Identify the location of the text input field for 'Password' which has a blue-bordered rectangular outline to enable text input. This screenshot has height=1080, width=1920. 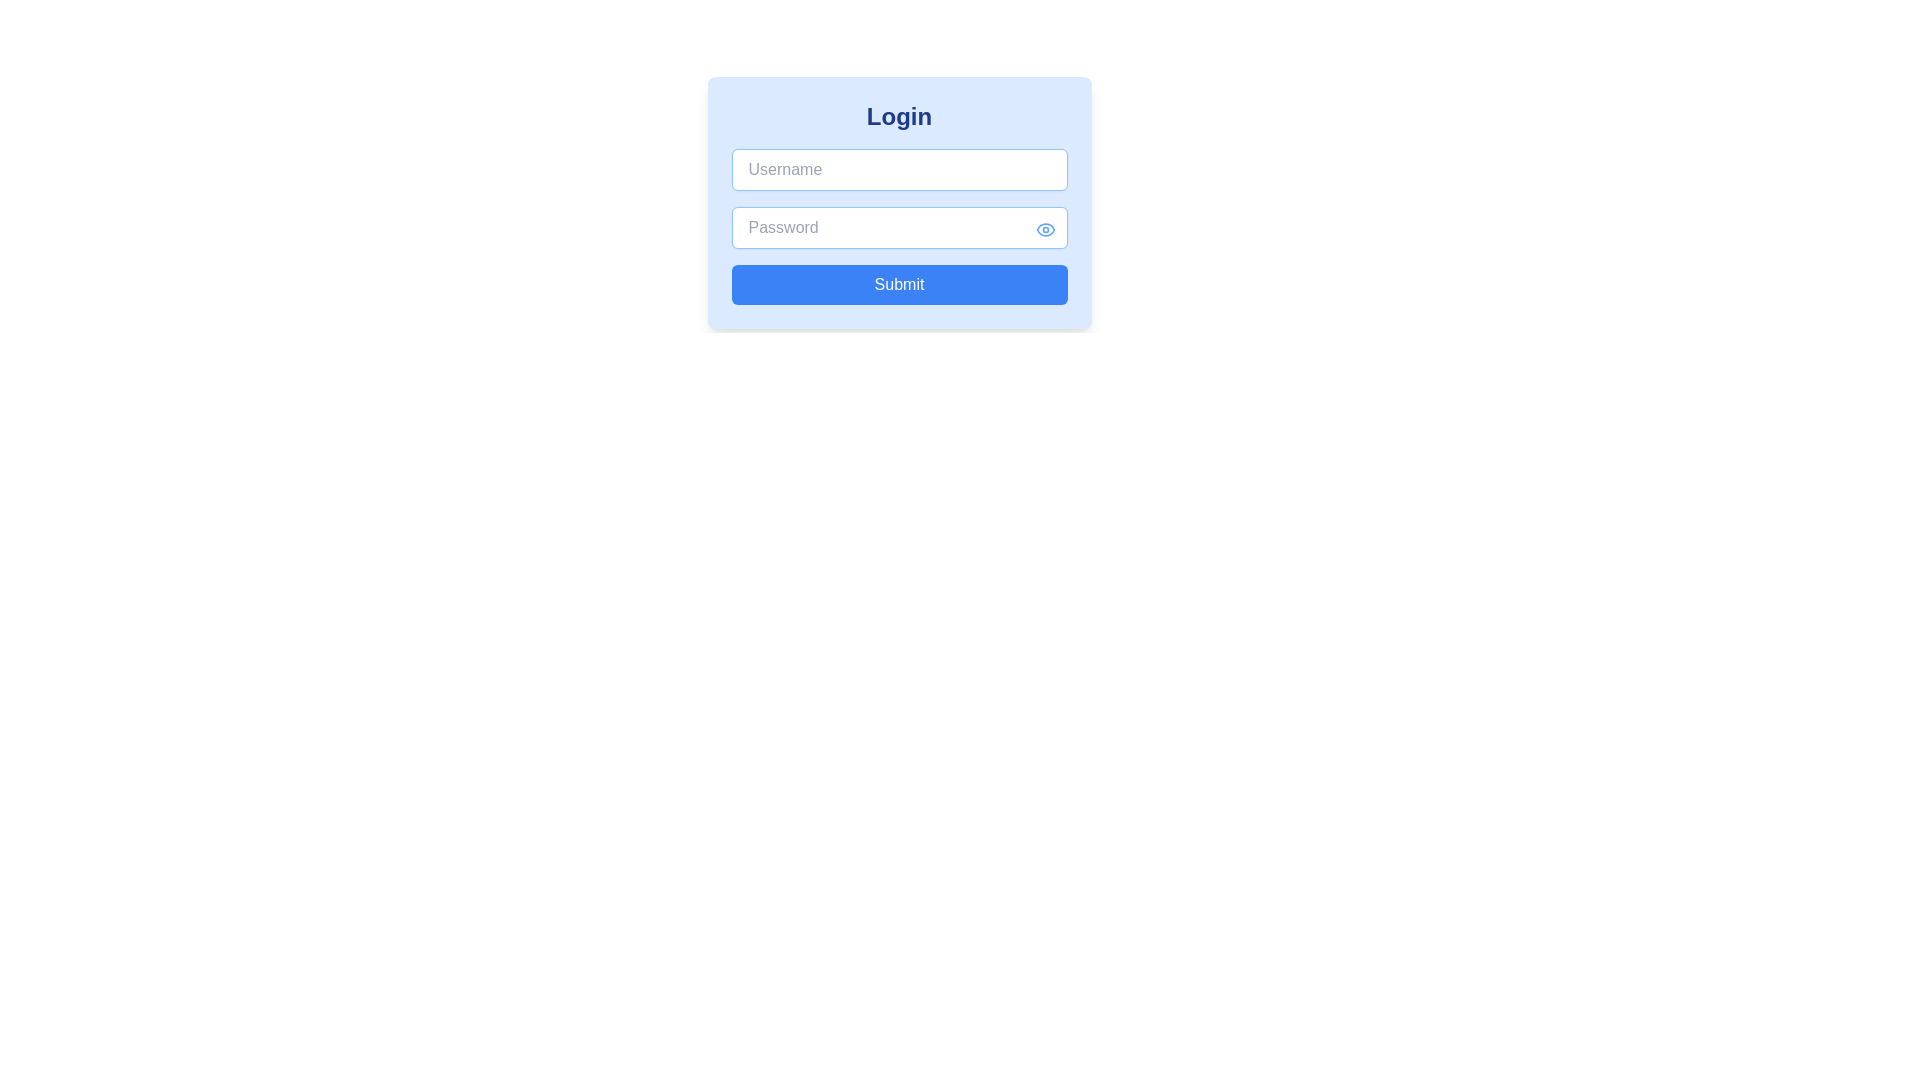
(898, 226).